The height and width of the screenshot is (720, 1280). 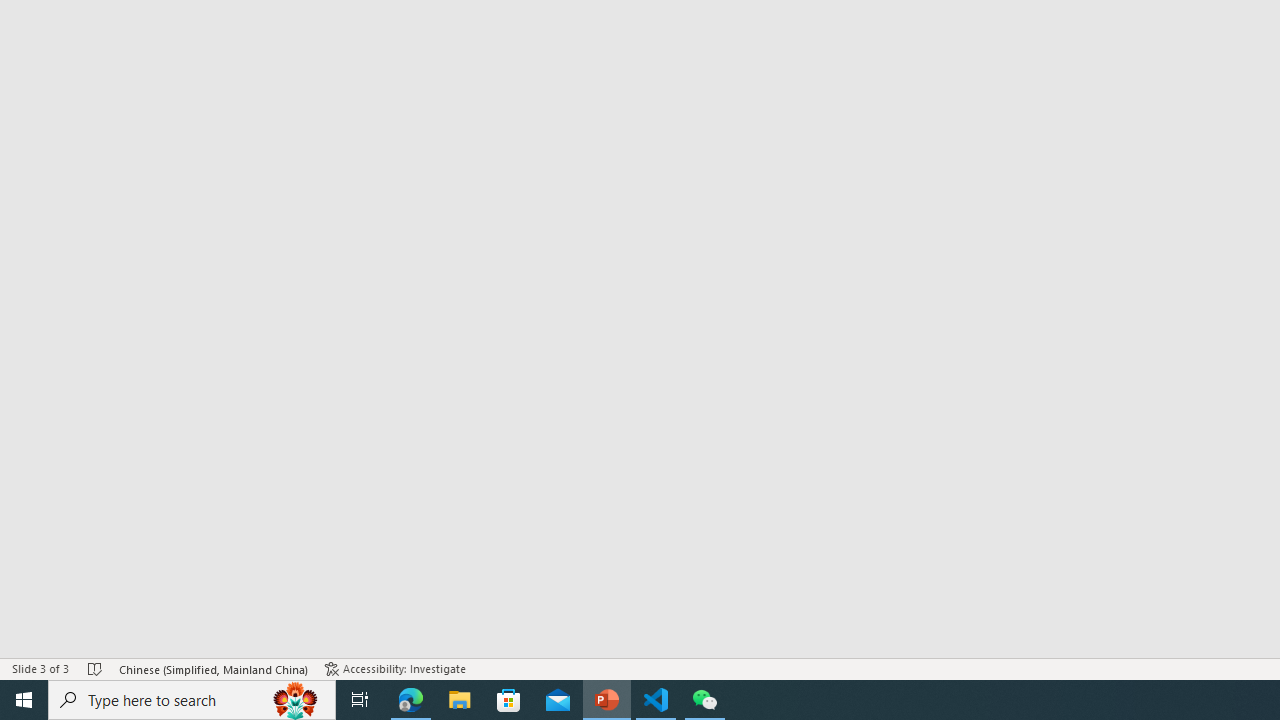 What do you see at coordinates (656, 698) in the screenshot?
I see `'Visual Studio Code - 1 running window'` at bounding box center [656, 698].